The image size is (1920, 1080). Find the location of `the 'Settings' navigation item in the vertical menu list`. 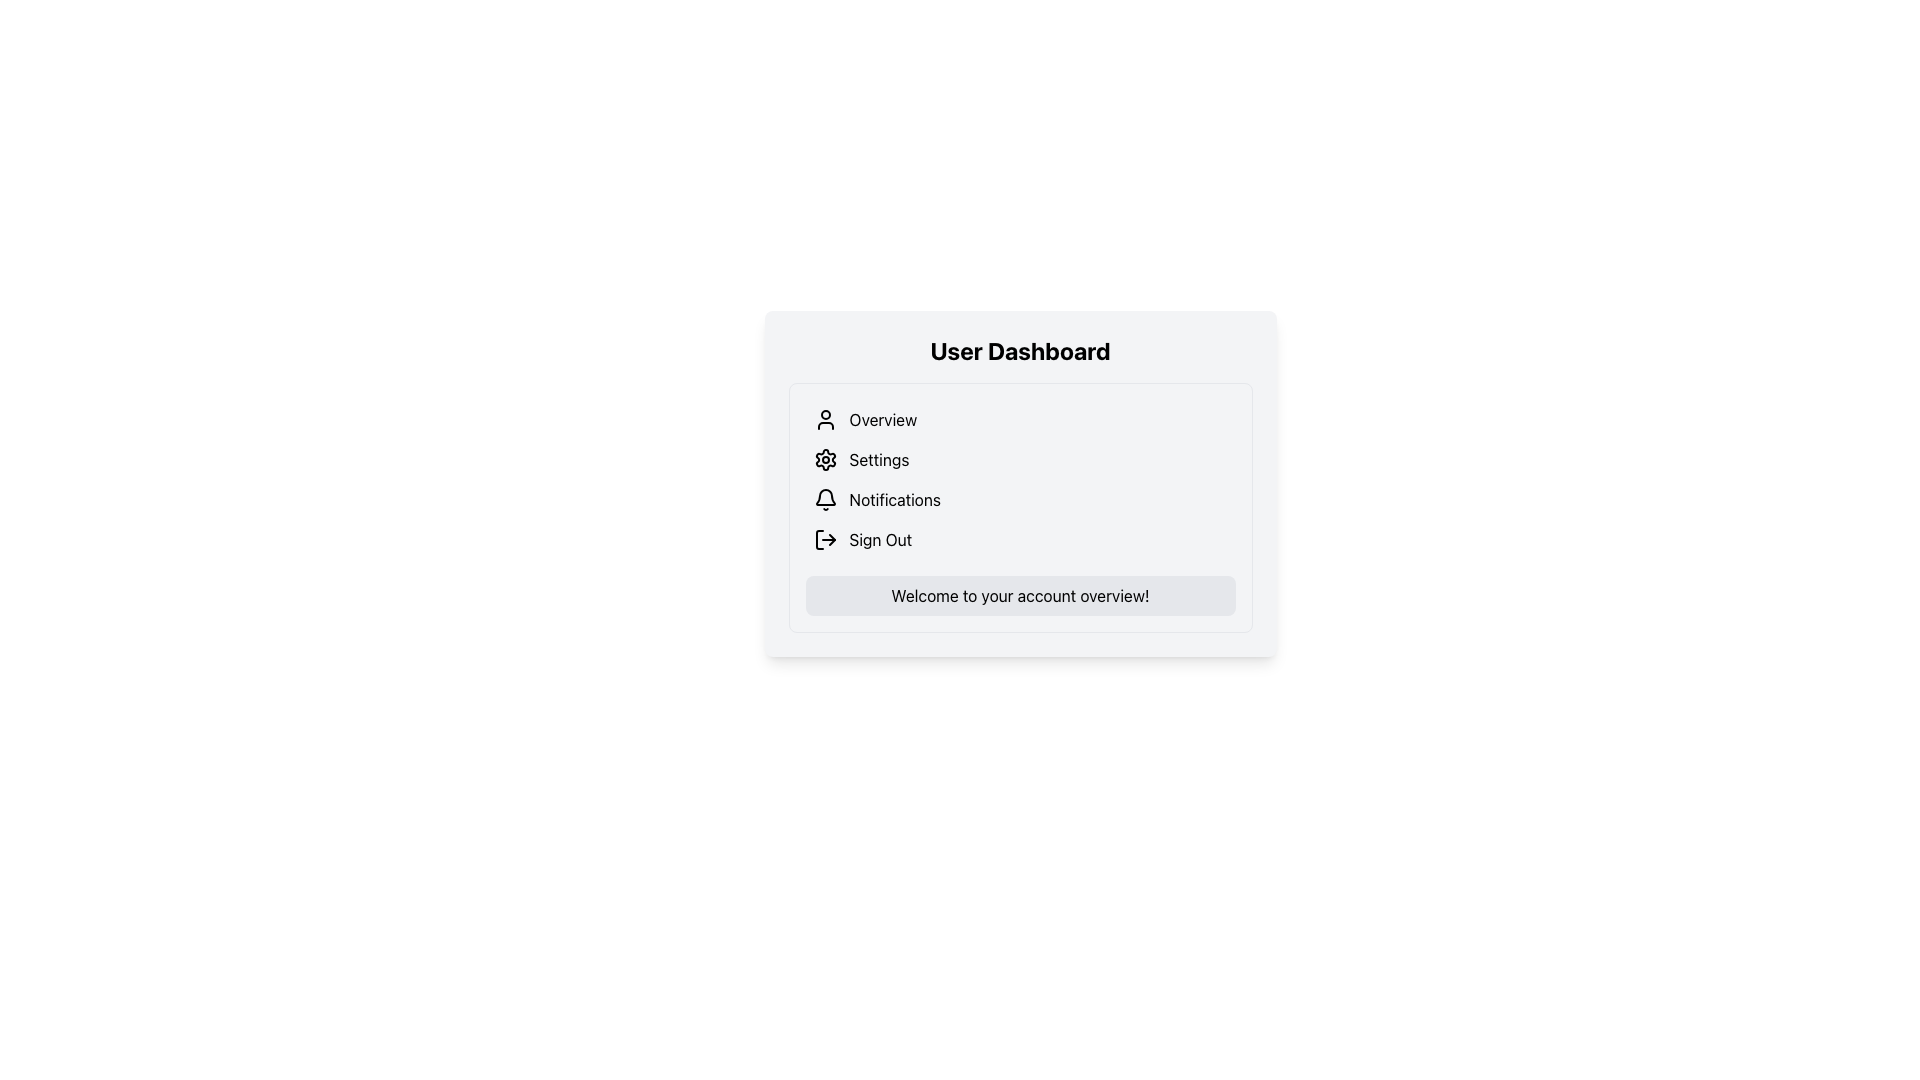

the 'Settings' navigation item in the vertical menu list is located at coordinates (1020, 459).